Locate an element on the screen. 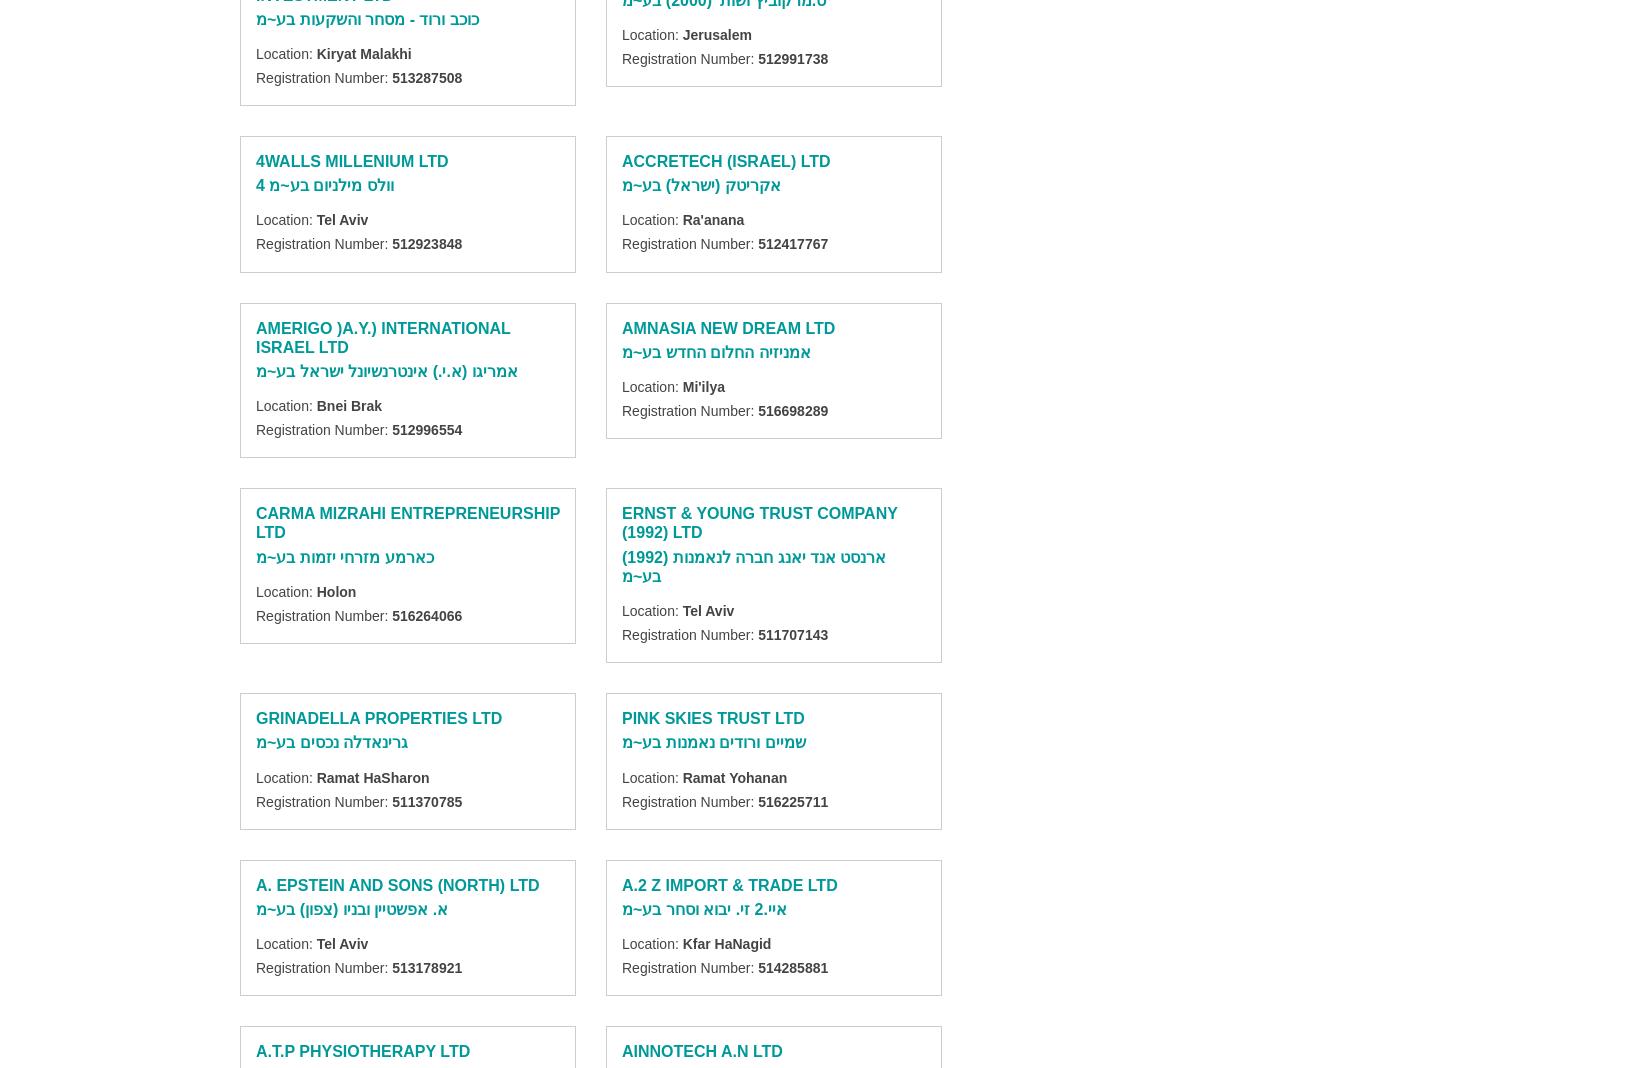 This screenshot has height=1068, width=1650. '512996554' is located at coordinates (426, 429).